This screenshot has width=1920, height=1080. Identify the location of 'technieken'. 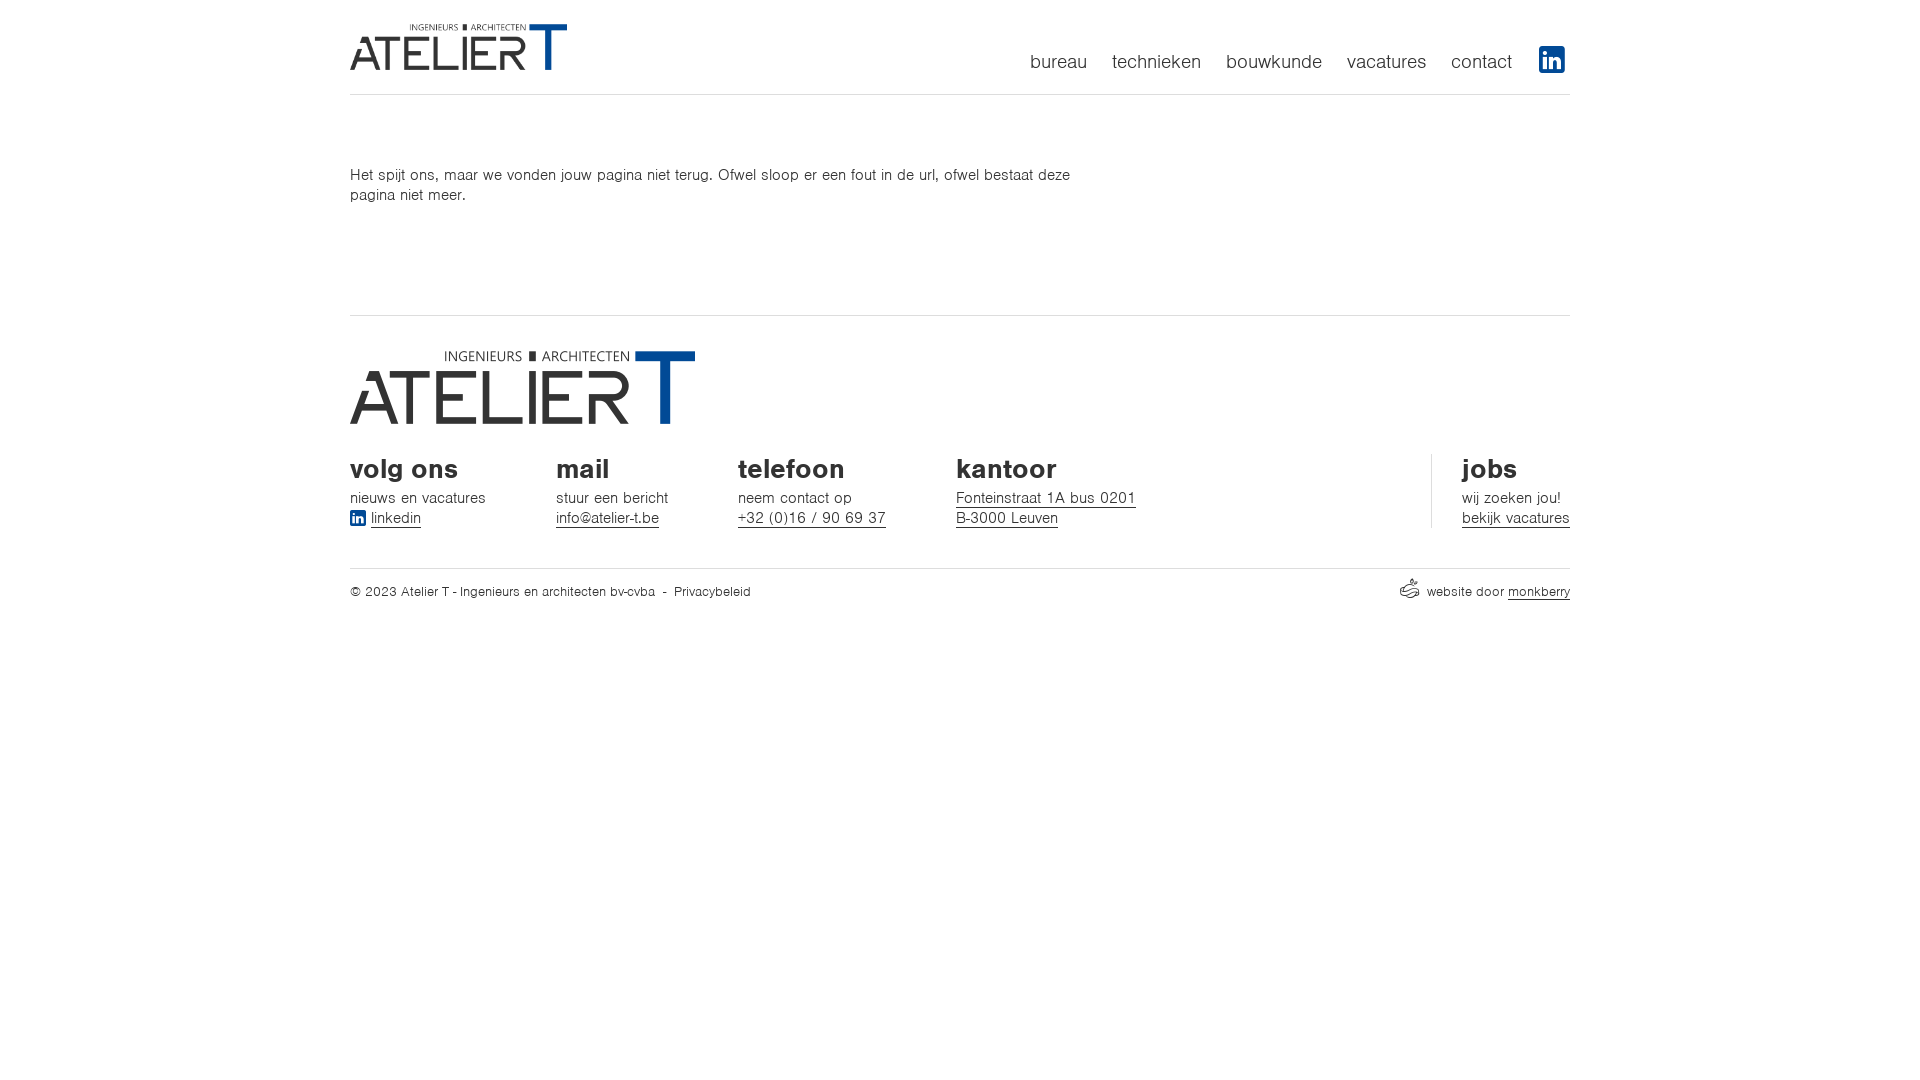
(1156, 60).